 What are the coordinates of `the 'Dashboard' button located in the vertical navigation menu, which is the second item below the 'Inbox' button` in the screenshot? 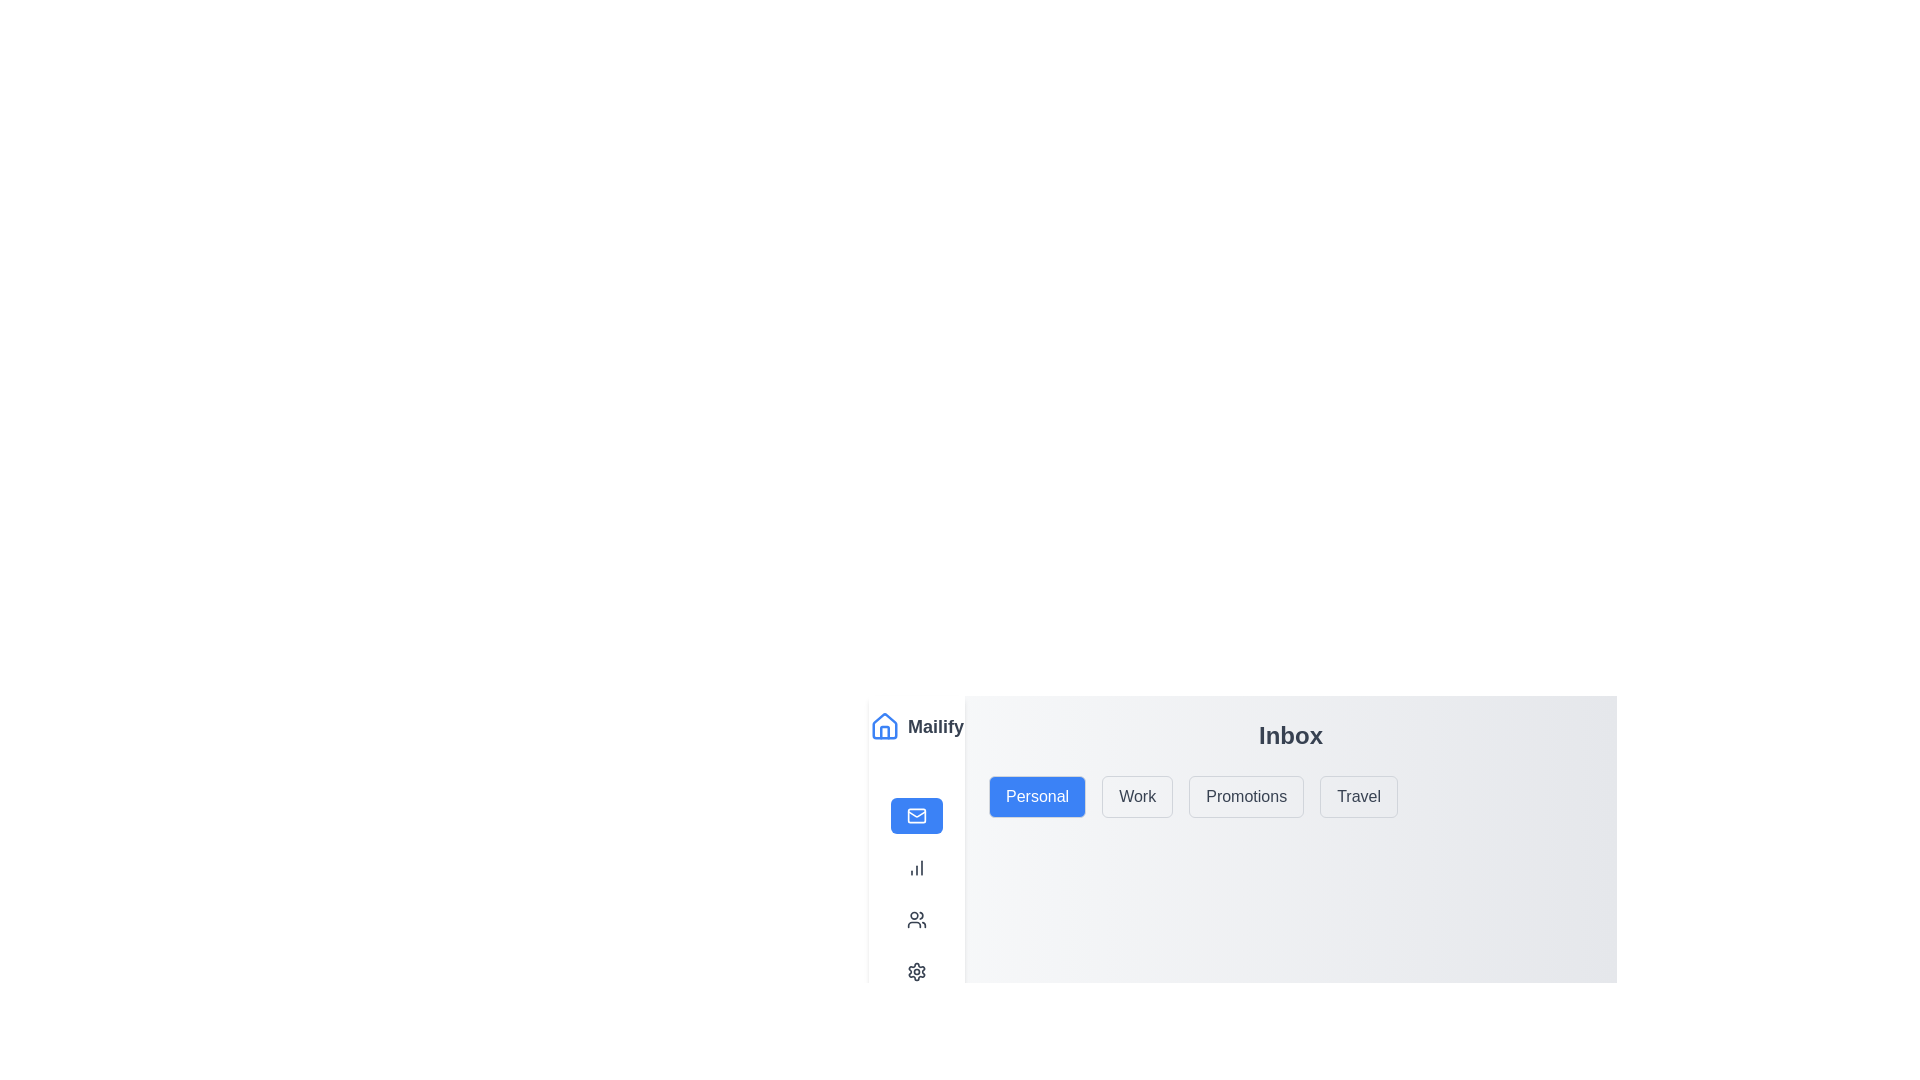 It's located at (915, 866).